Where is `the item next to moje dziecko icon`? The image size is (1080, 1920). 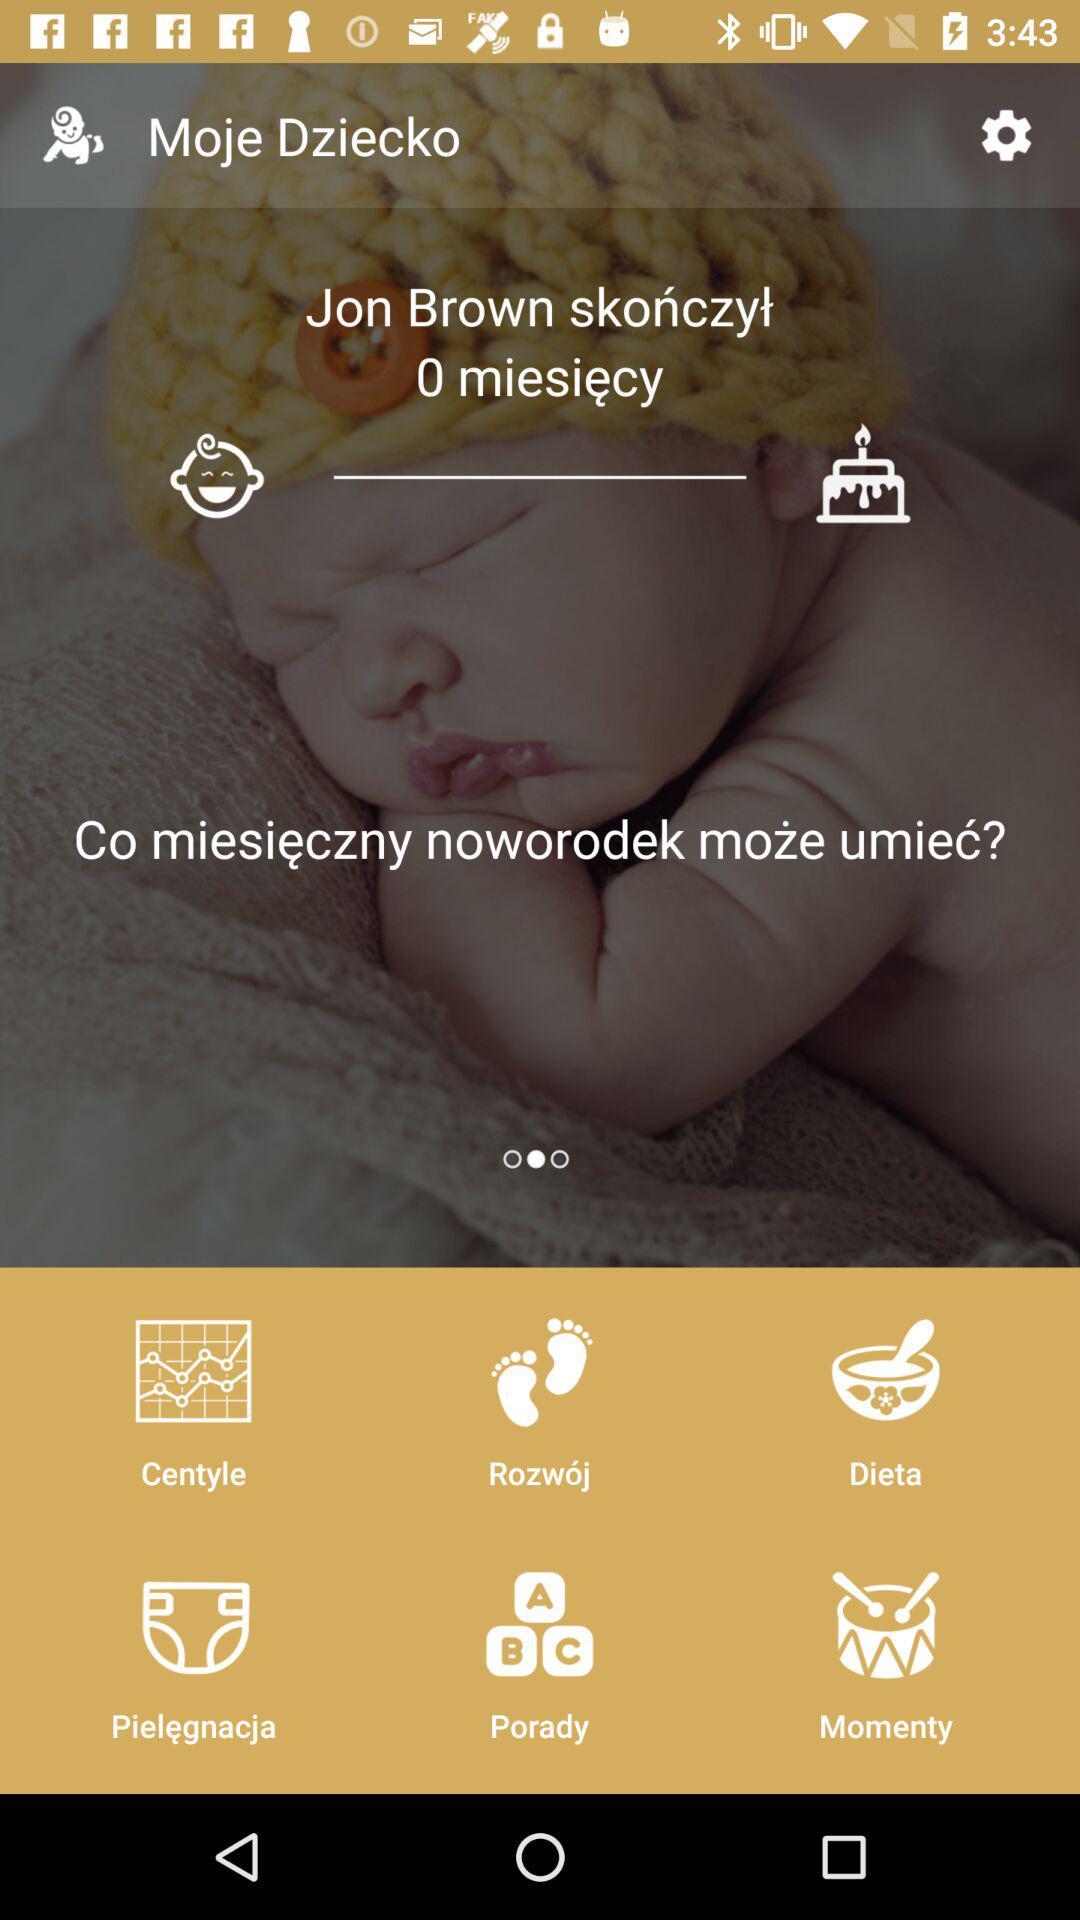 the item next to moje dziecko icon is located at coordinates (1006, 134).